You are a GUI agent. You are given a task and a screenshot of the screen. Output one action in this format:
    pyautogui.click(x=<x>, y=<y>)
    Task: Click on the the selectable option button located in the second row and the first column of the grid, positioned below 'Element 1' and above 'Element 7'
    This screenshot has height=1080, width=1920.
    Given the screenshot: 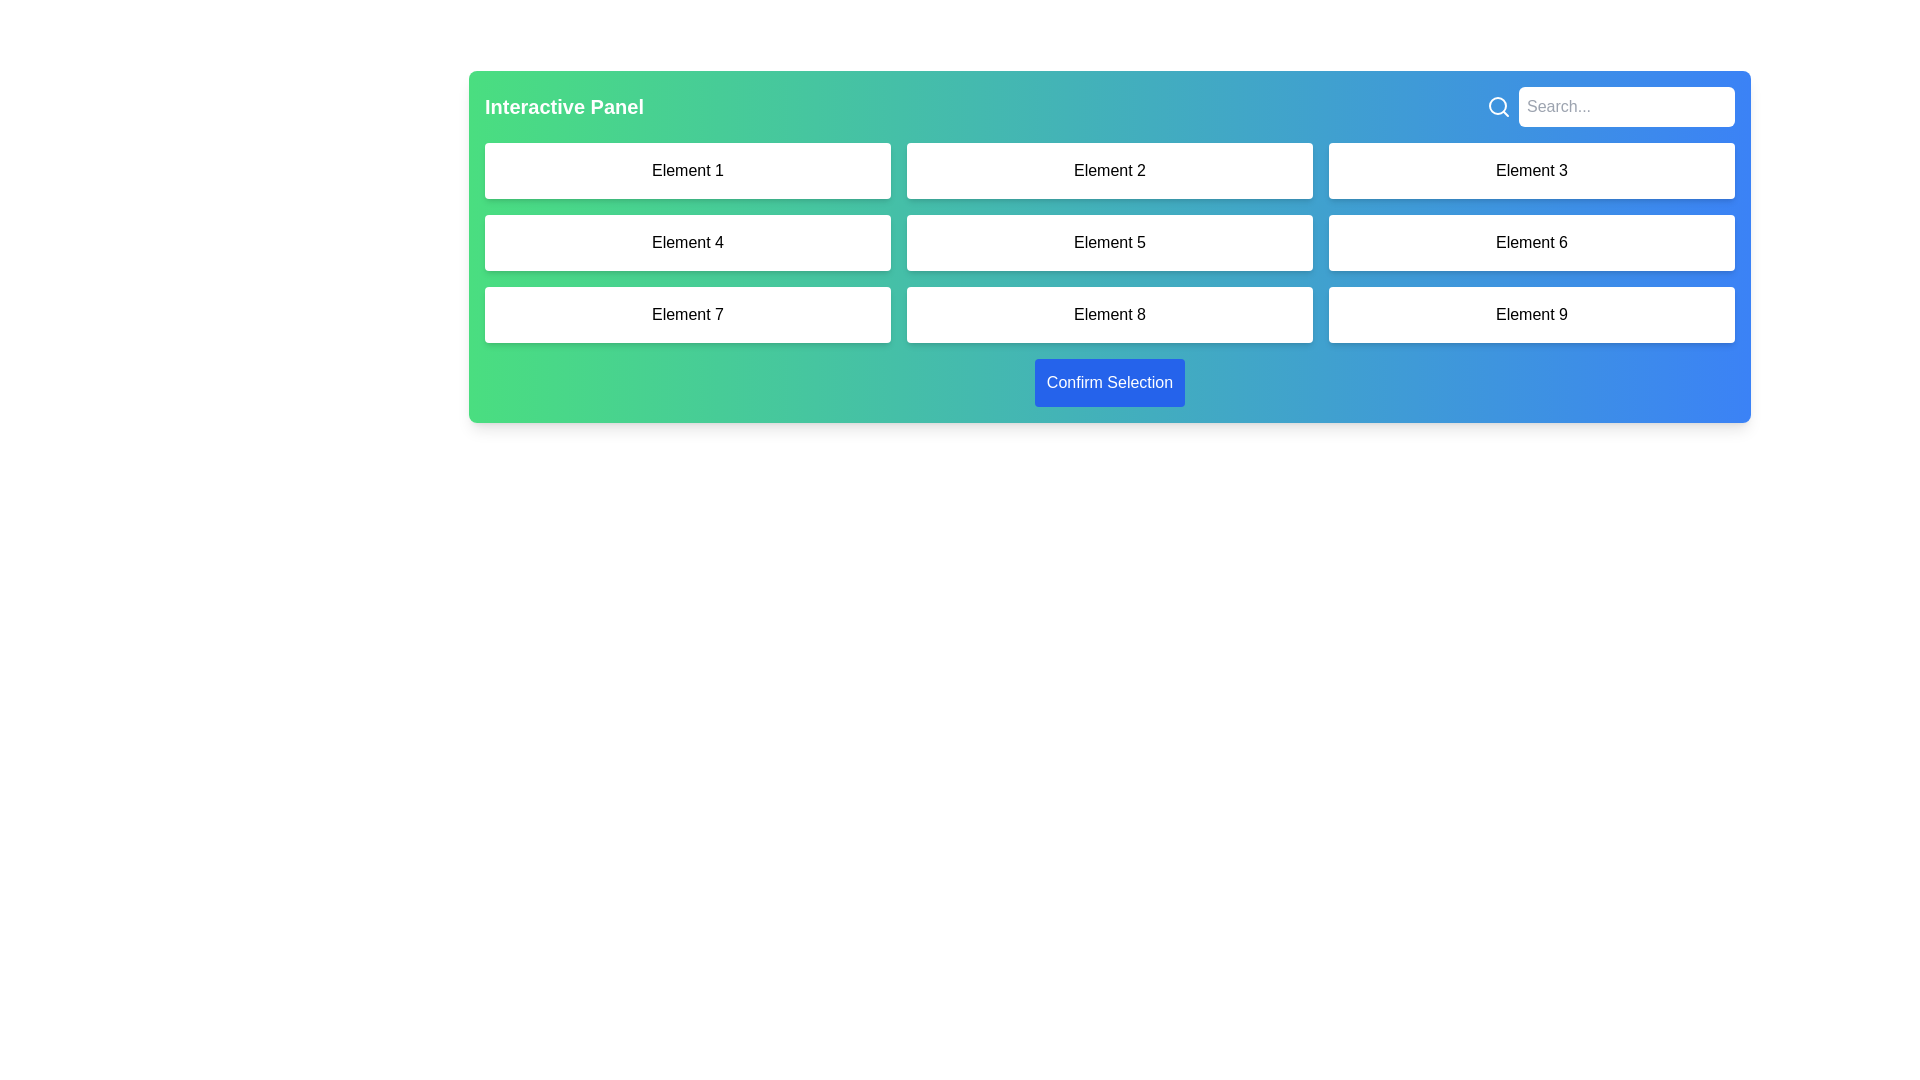 What is the action you would take?
    pyautogui.click(x=687, y=242)
    